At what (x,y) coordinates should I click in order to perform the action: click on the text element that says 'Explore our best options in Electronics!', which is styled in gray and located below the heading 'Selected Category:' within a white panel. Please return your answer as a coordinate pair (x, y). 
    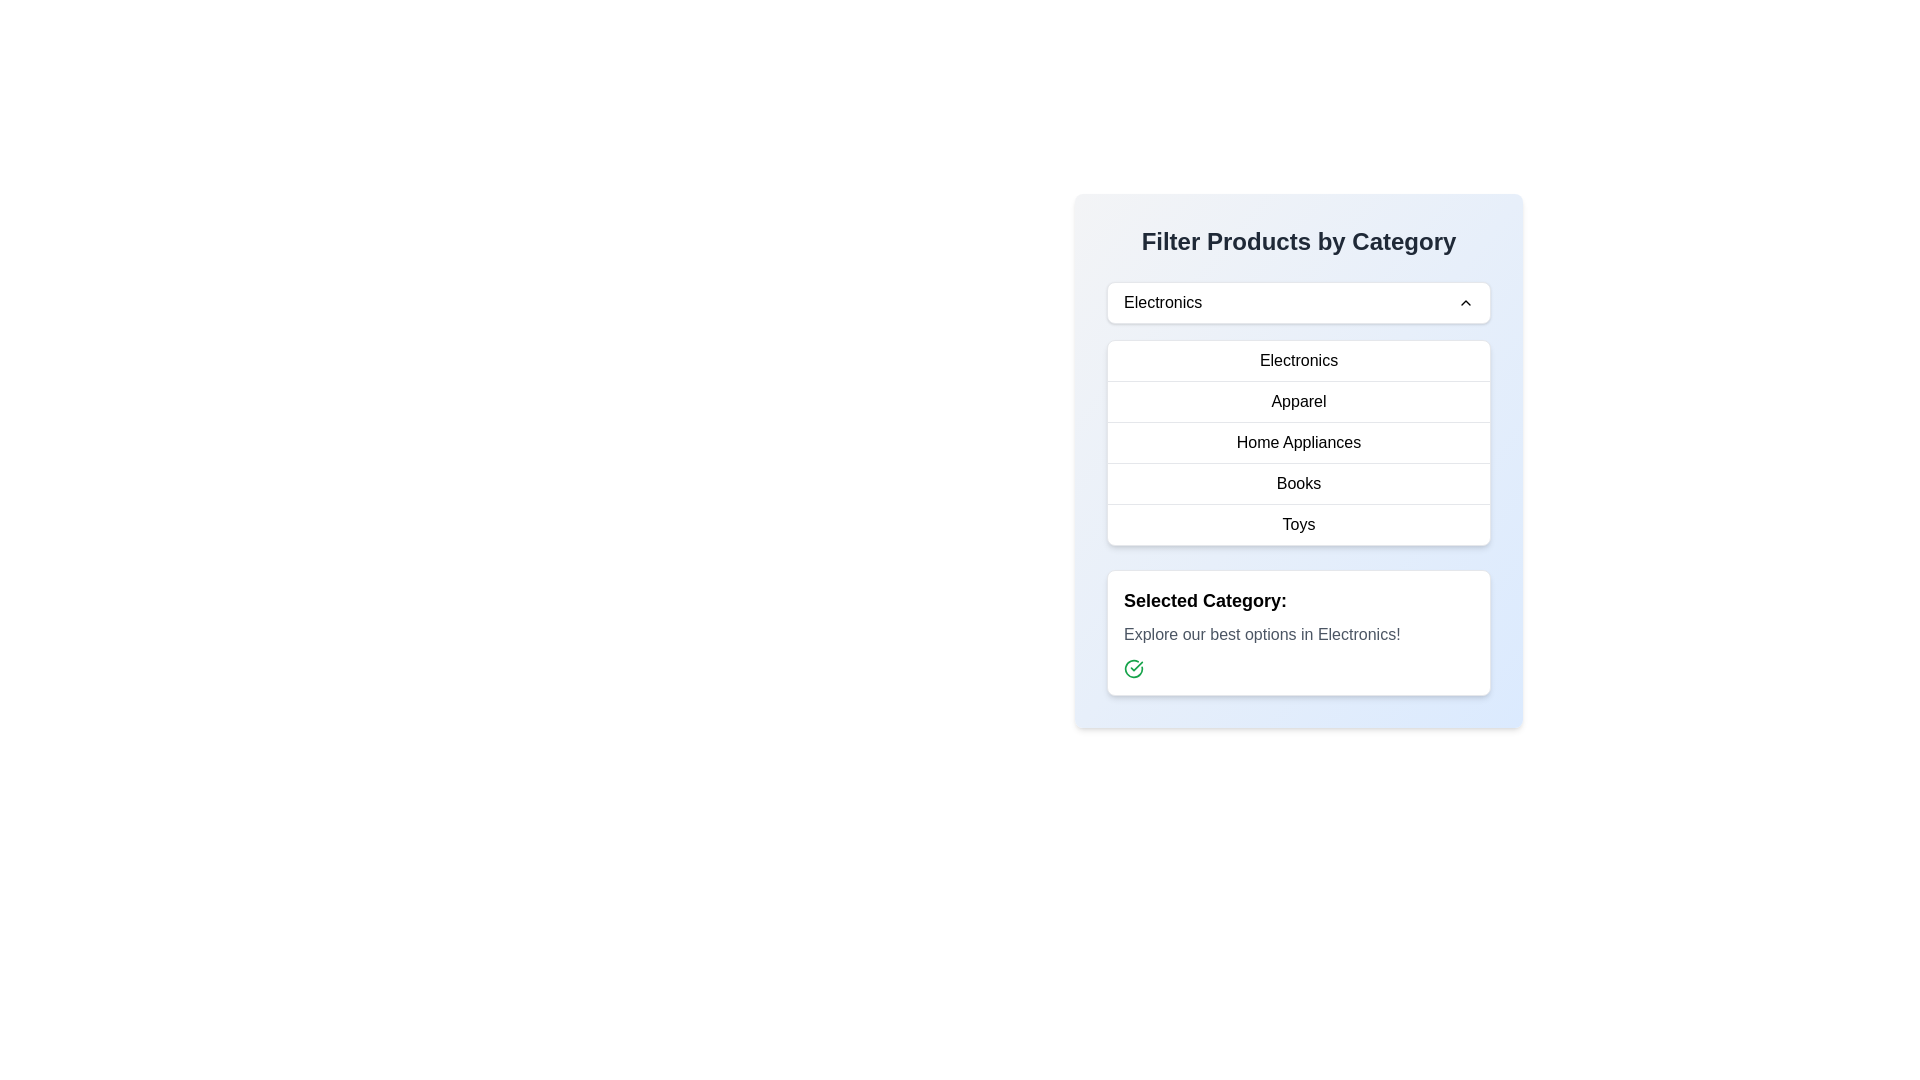
    Looking at the image, I should click on (1299, 635).